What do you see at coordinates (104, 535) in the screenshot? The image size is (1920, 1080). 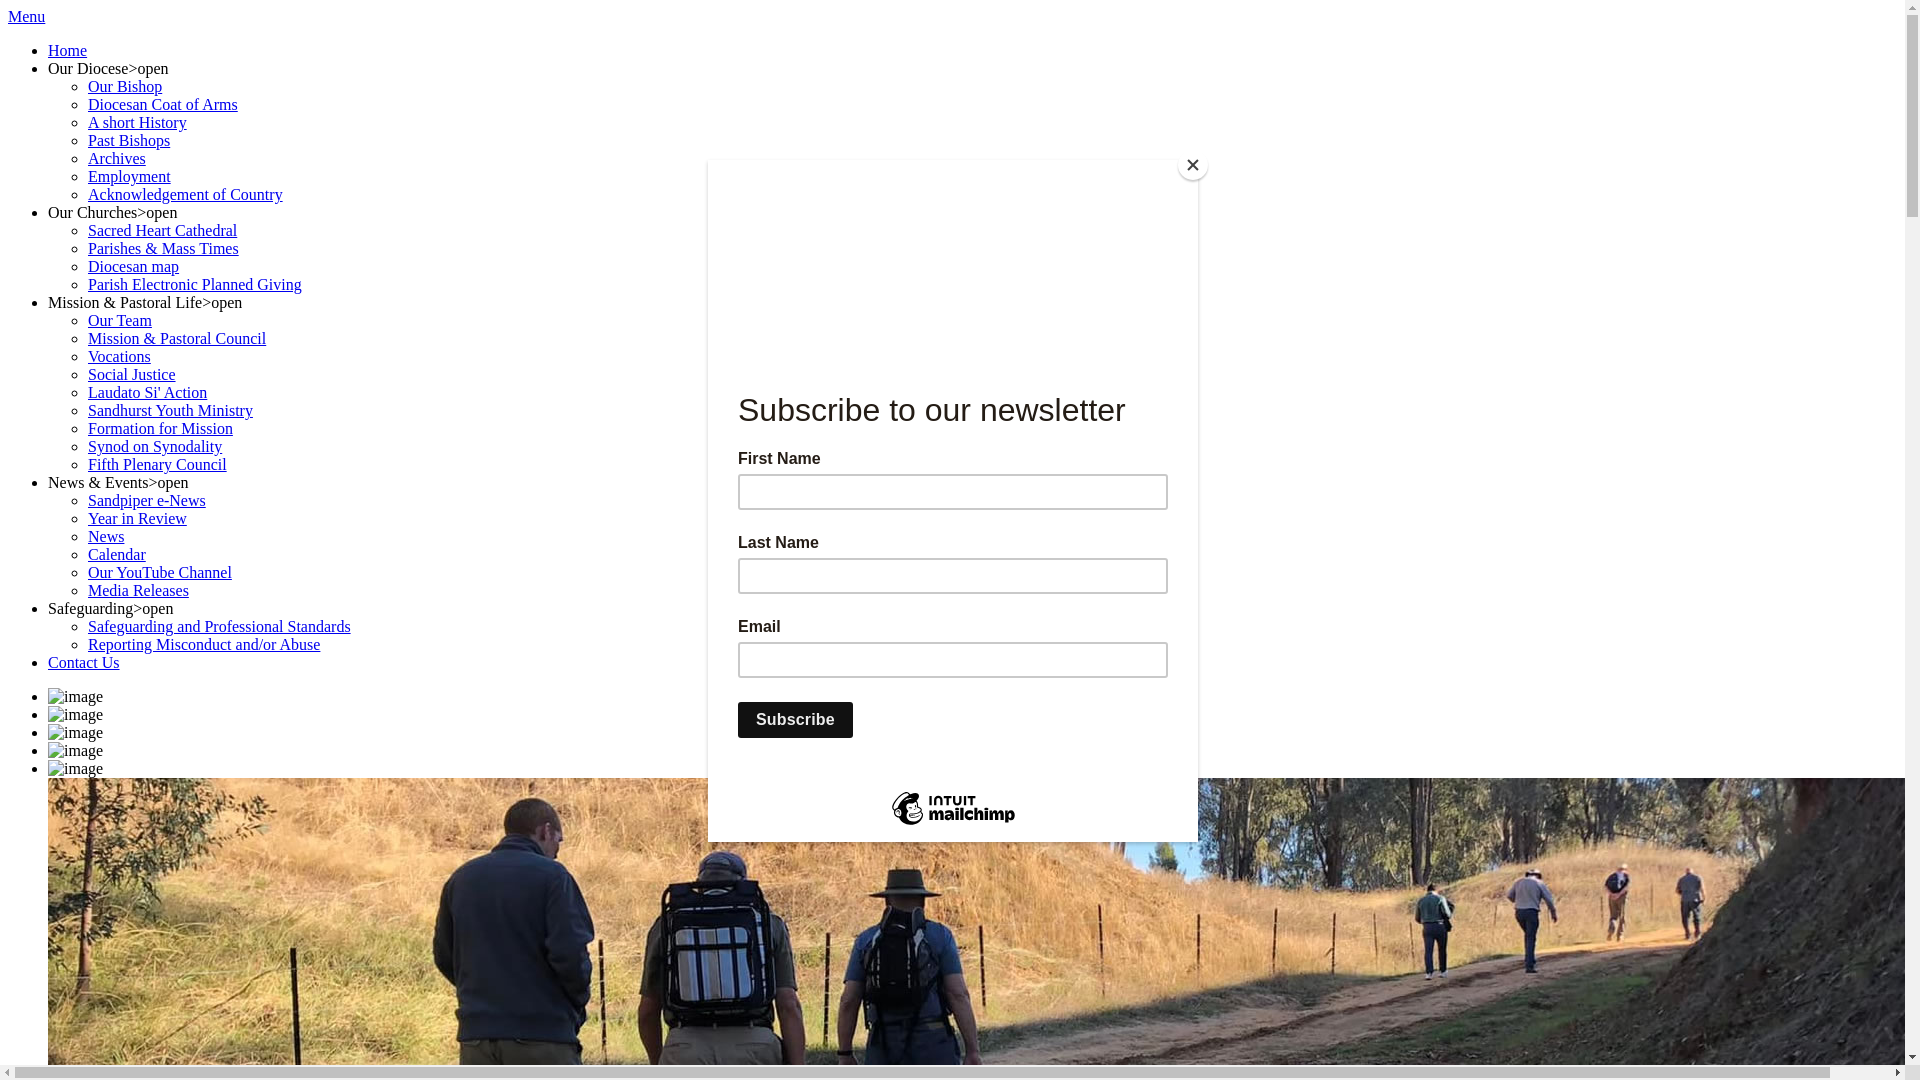 I see `'News'` at bounding box center [104, 535].